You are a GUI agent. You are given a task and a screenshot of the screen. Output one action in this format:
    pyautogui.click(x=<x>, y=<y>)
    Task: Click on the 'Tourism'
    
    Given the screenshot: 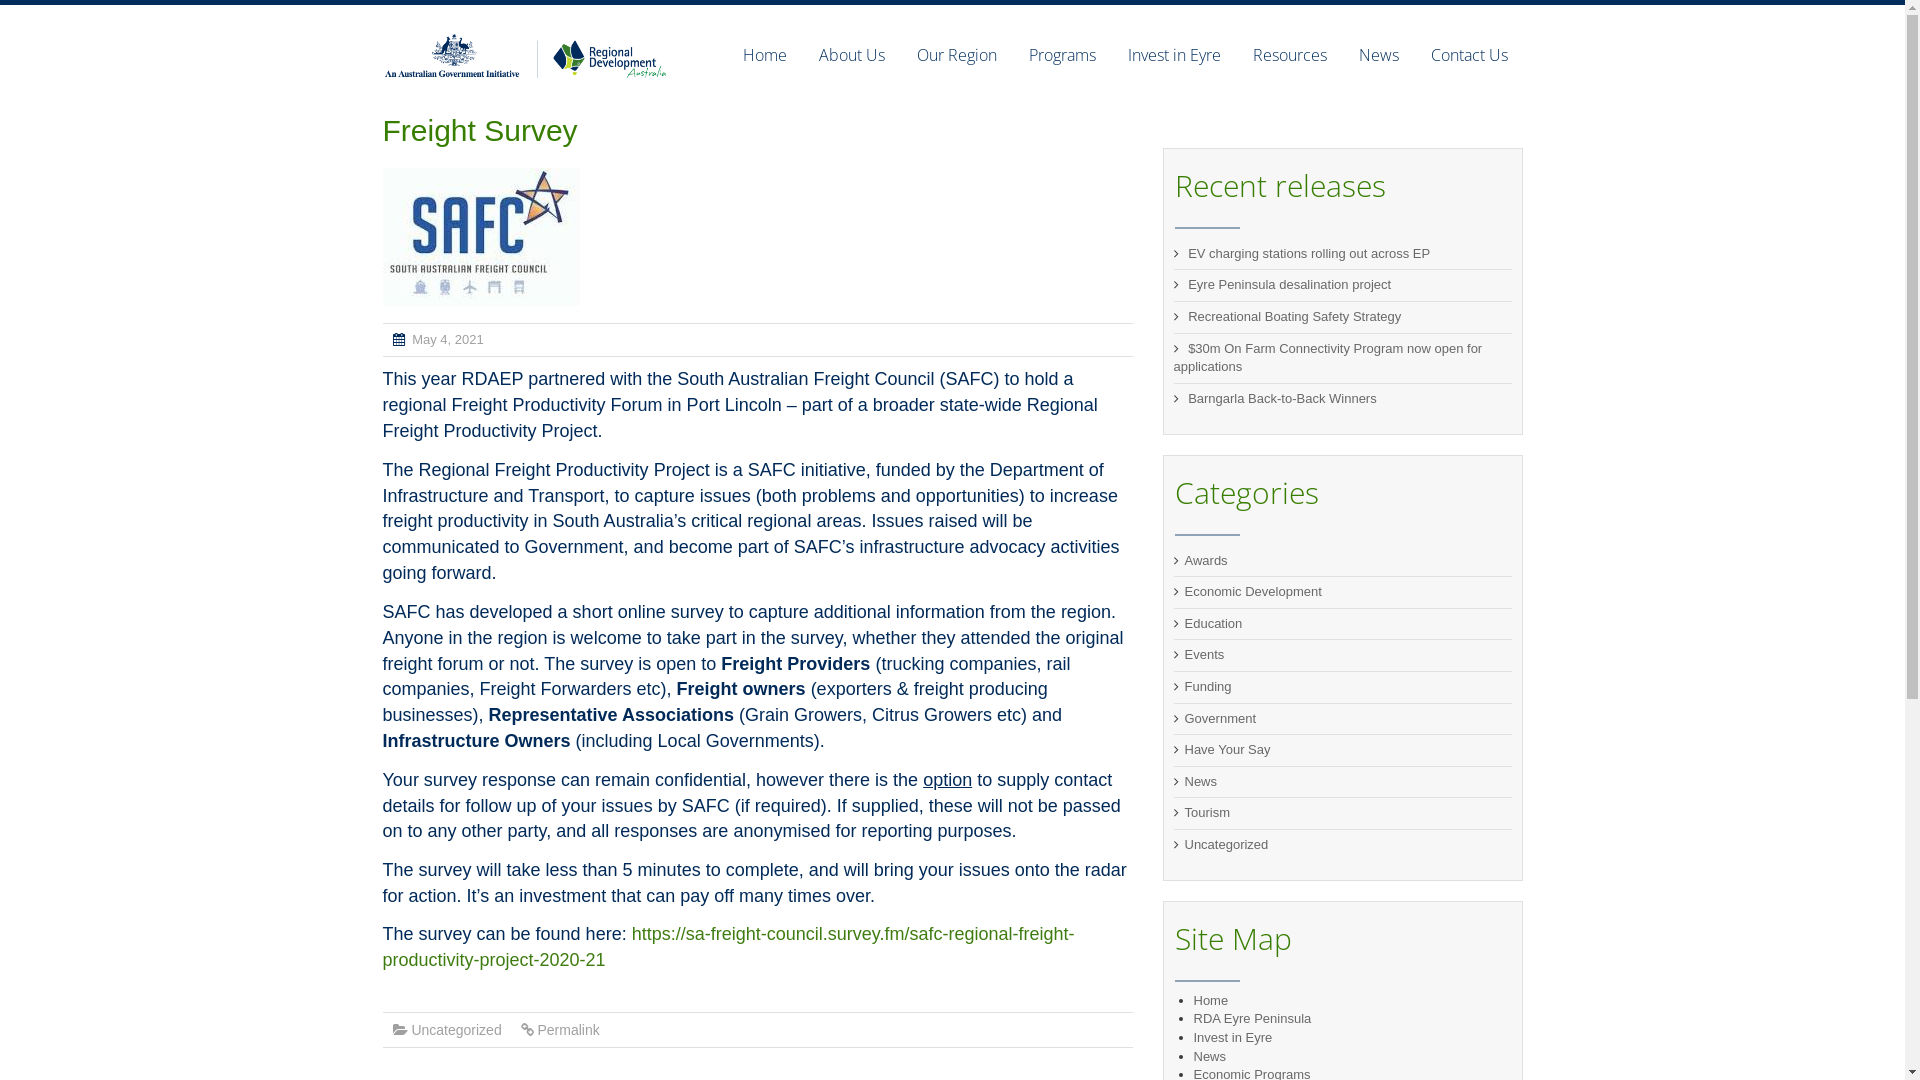 What is the action you would take?
    pyautogui.click(x=1184, y=812)
    